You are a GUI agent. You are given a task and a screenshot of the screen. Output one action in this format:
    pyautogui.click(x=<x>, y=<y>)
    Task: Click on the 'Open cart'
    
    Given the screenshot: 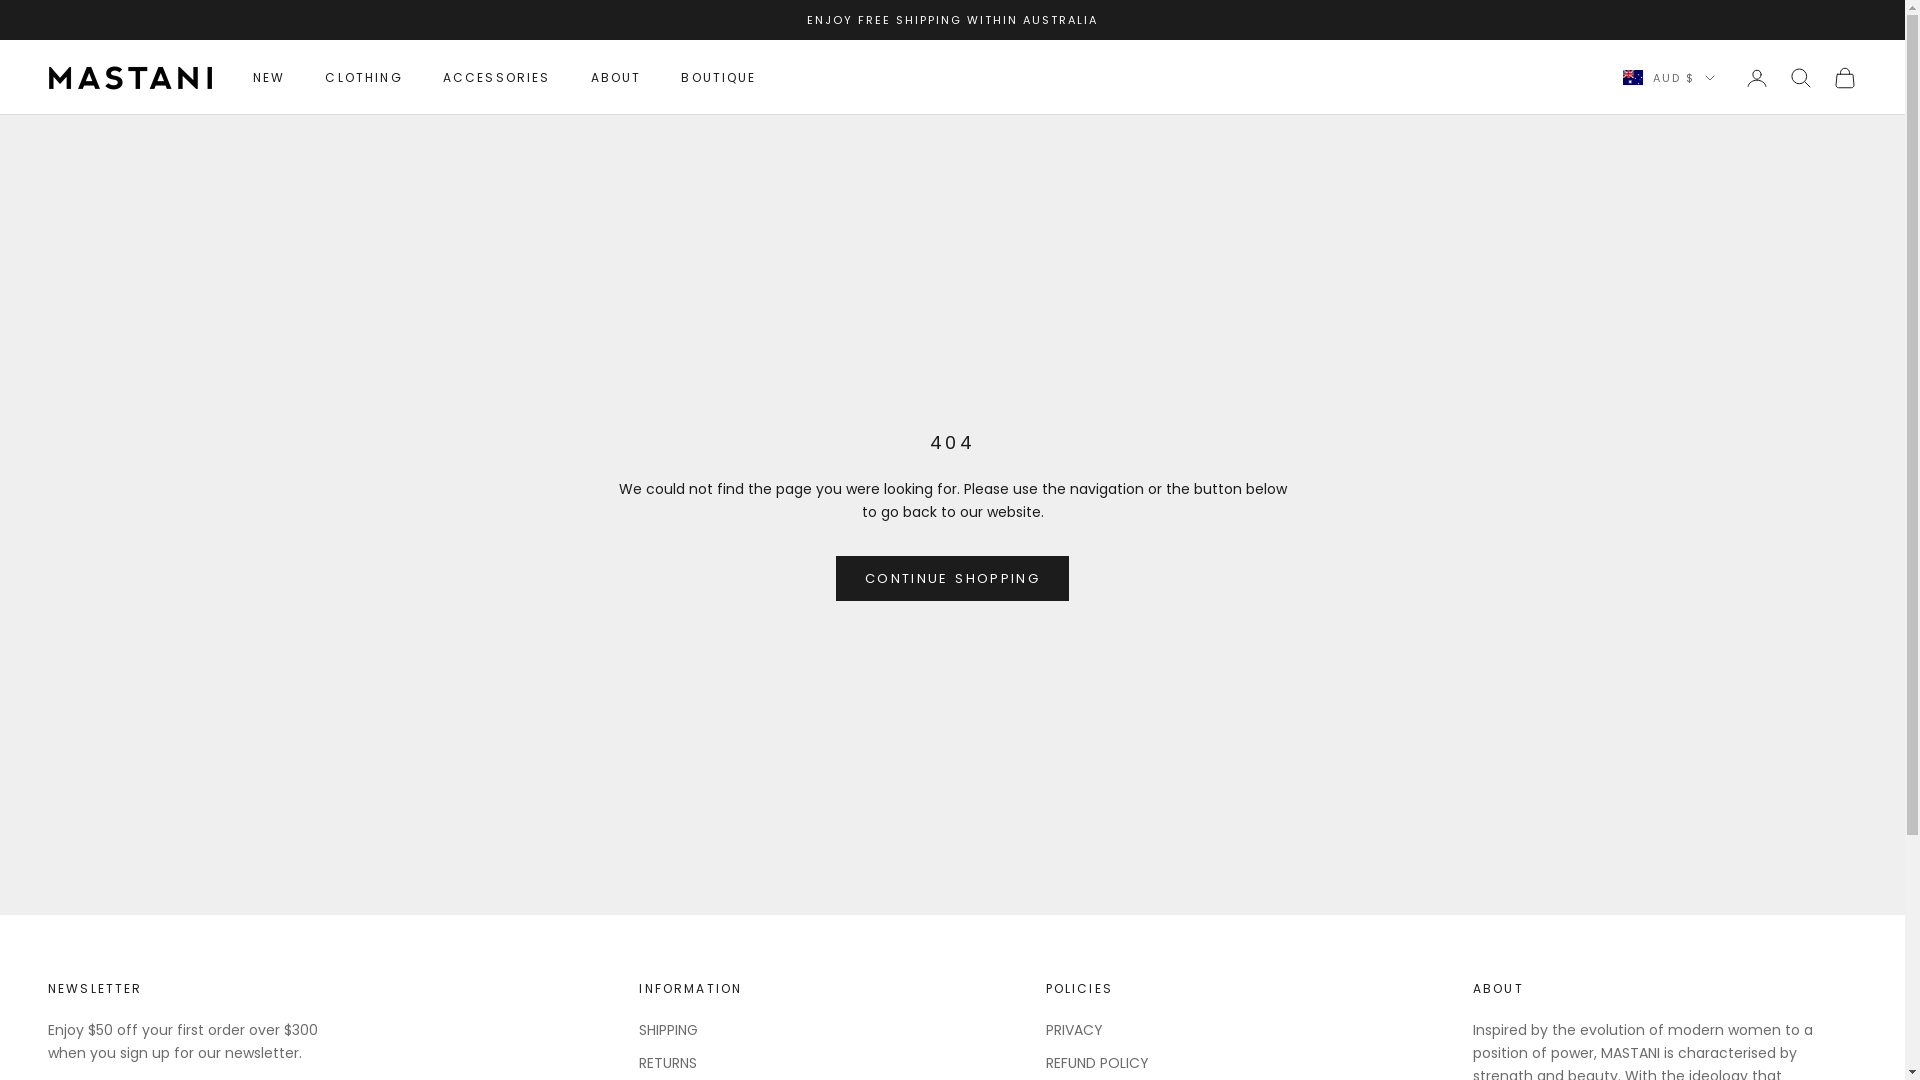 What is the action you would take?
    pyautogui.click(x=1843, y=76)
    